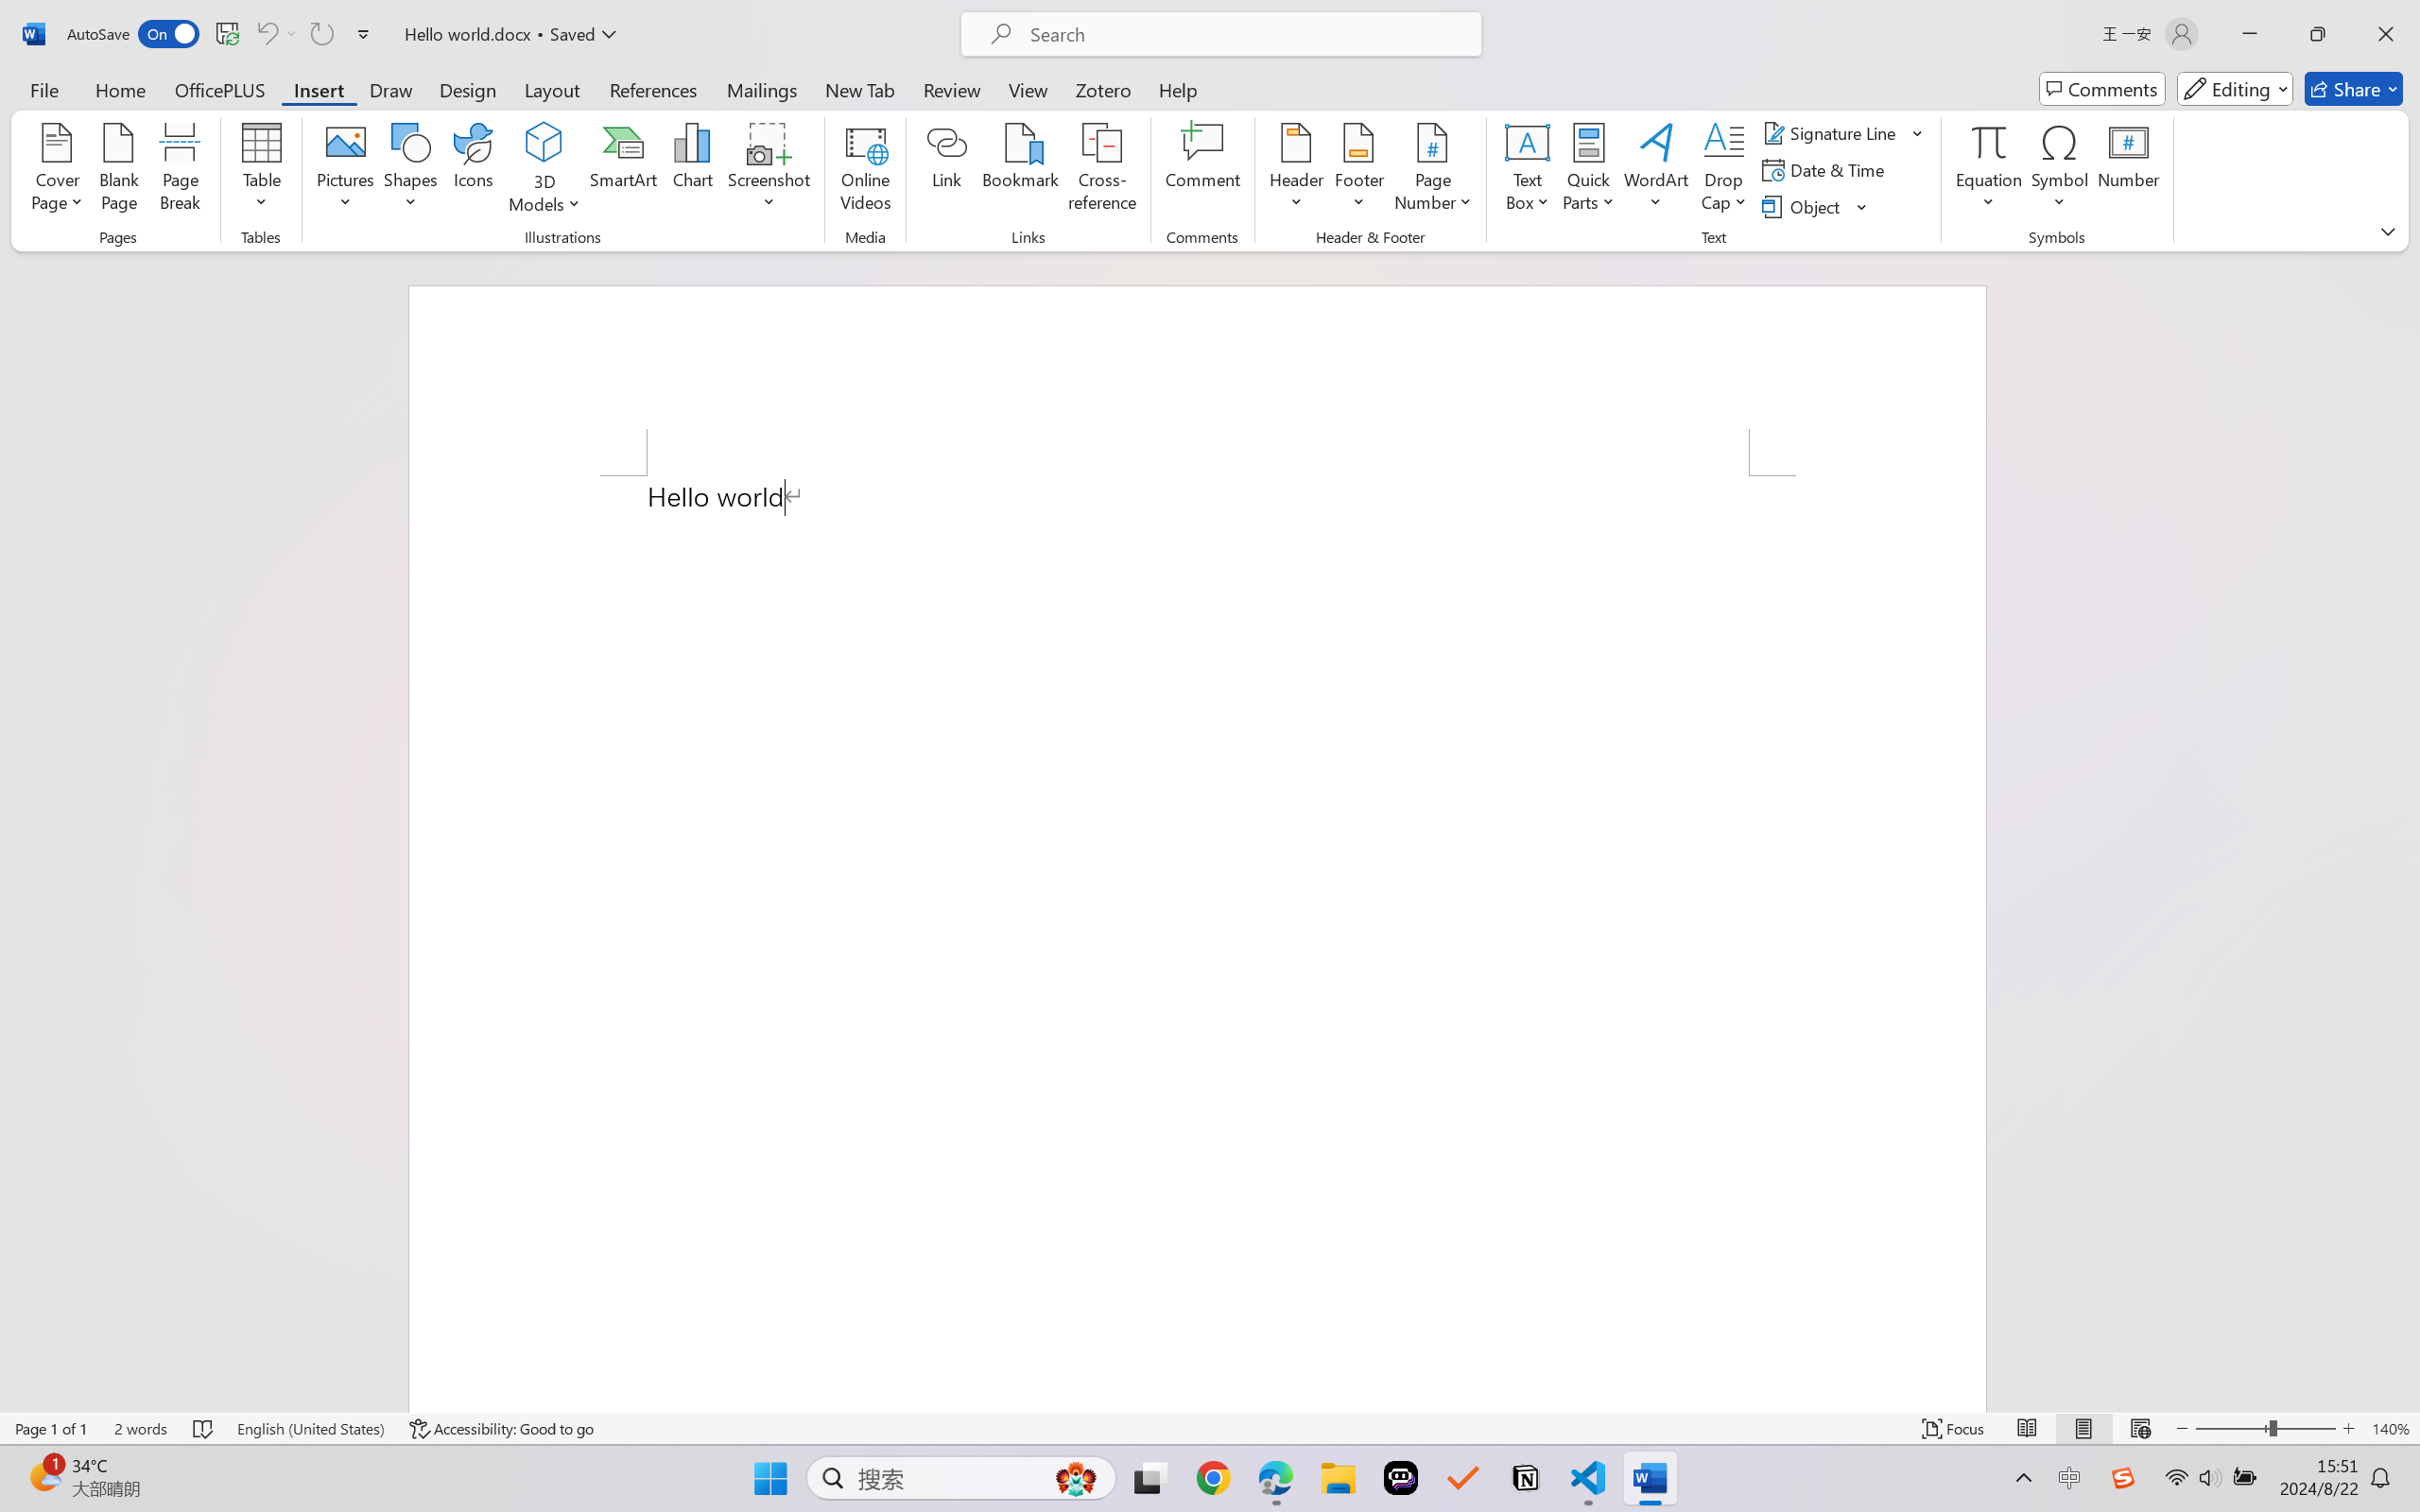 The height and width of the screenshot is (1512, 2420). I want to click on '3D Models', so click(544, 143).